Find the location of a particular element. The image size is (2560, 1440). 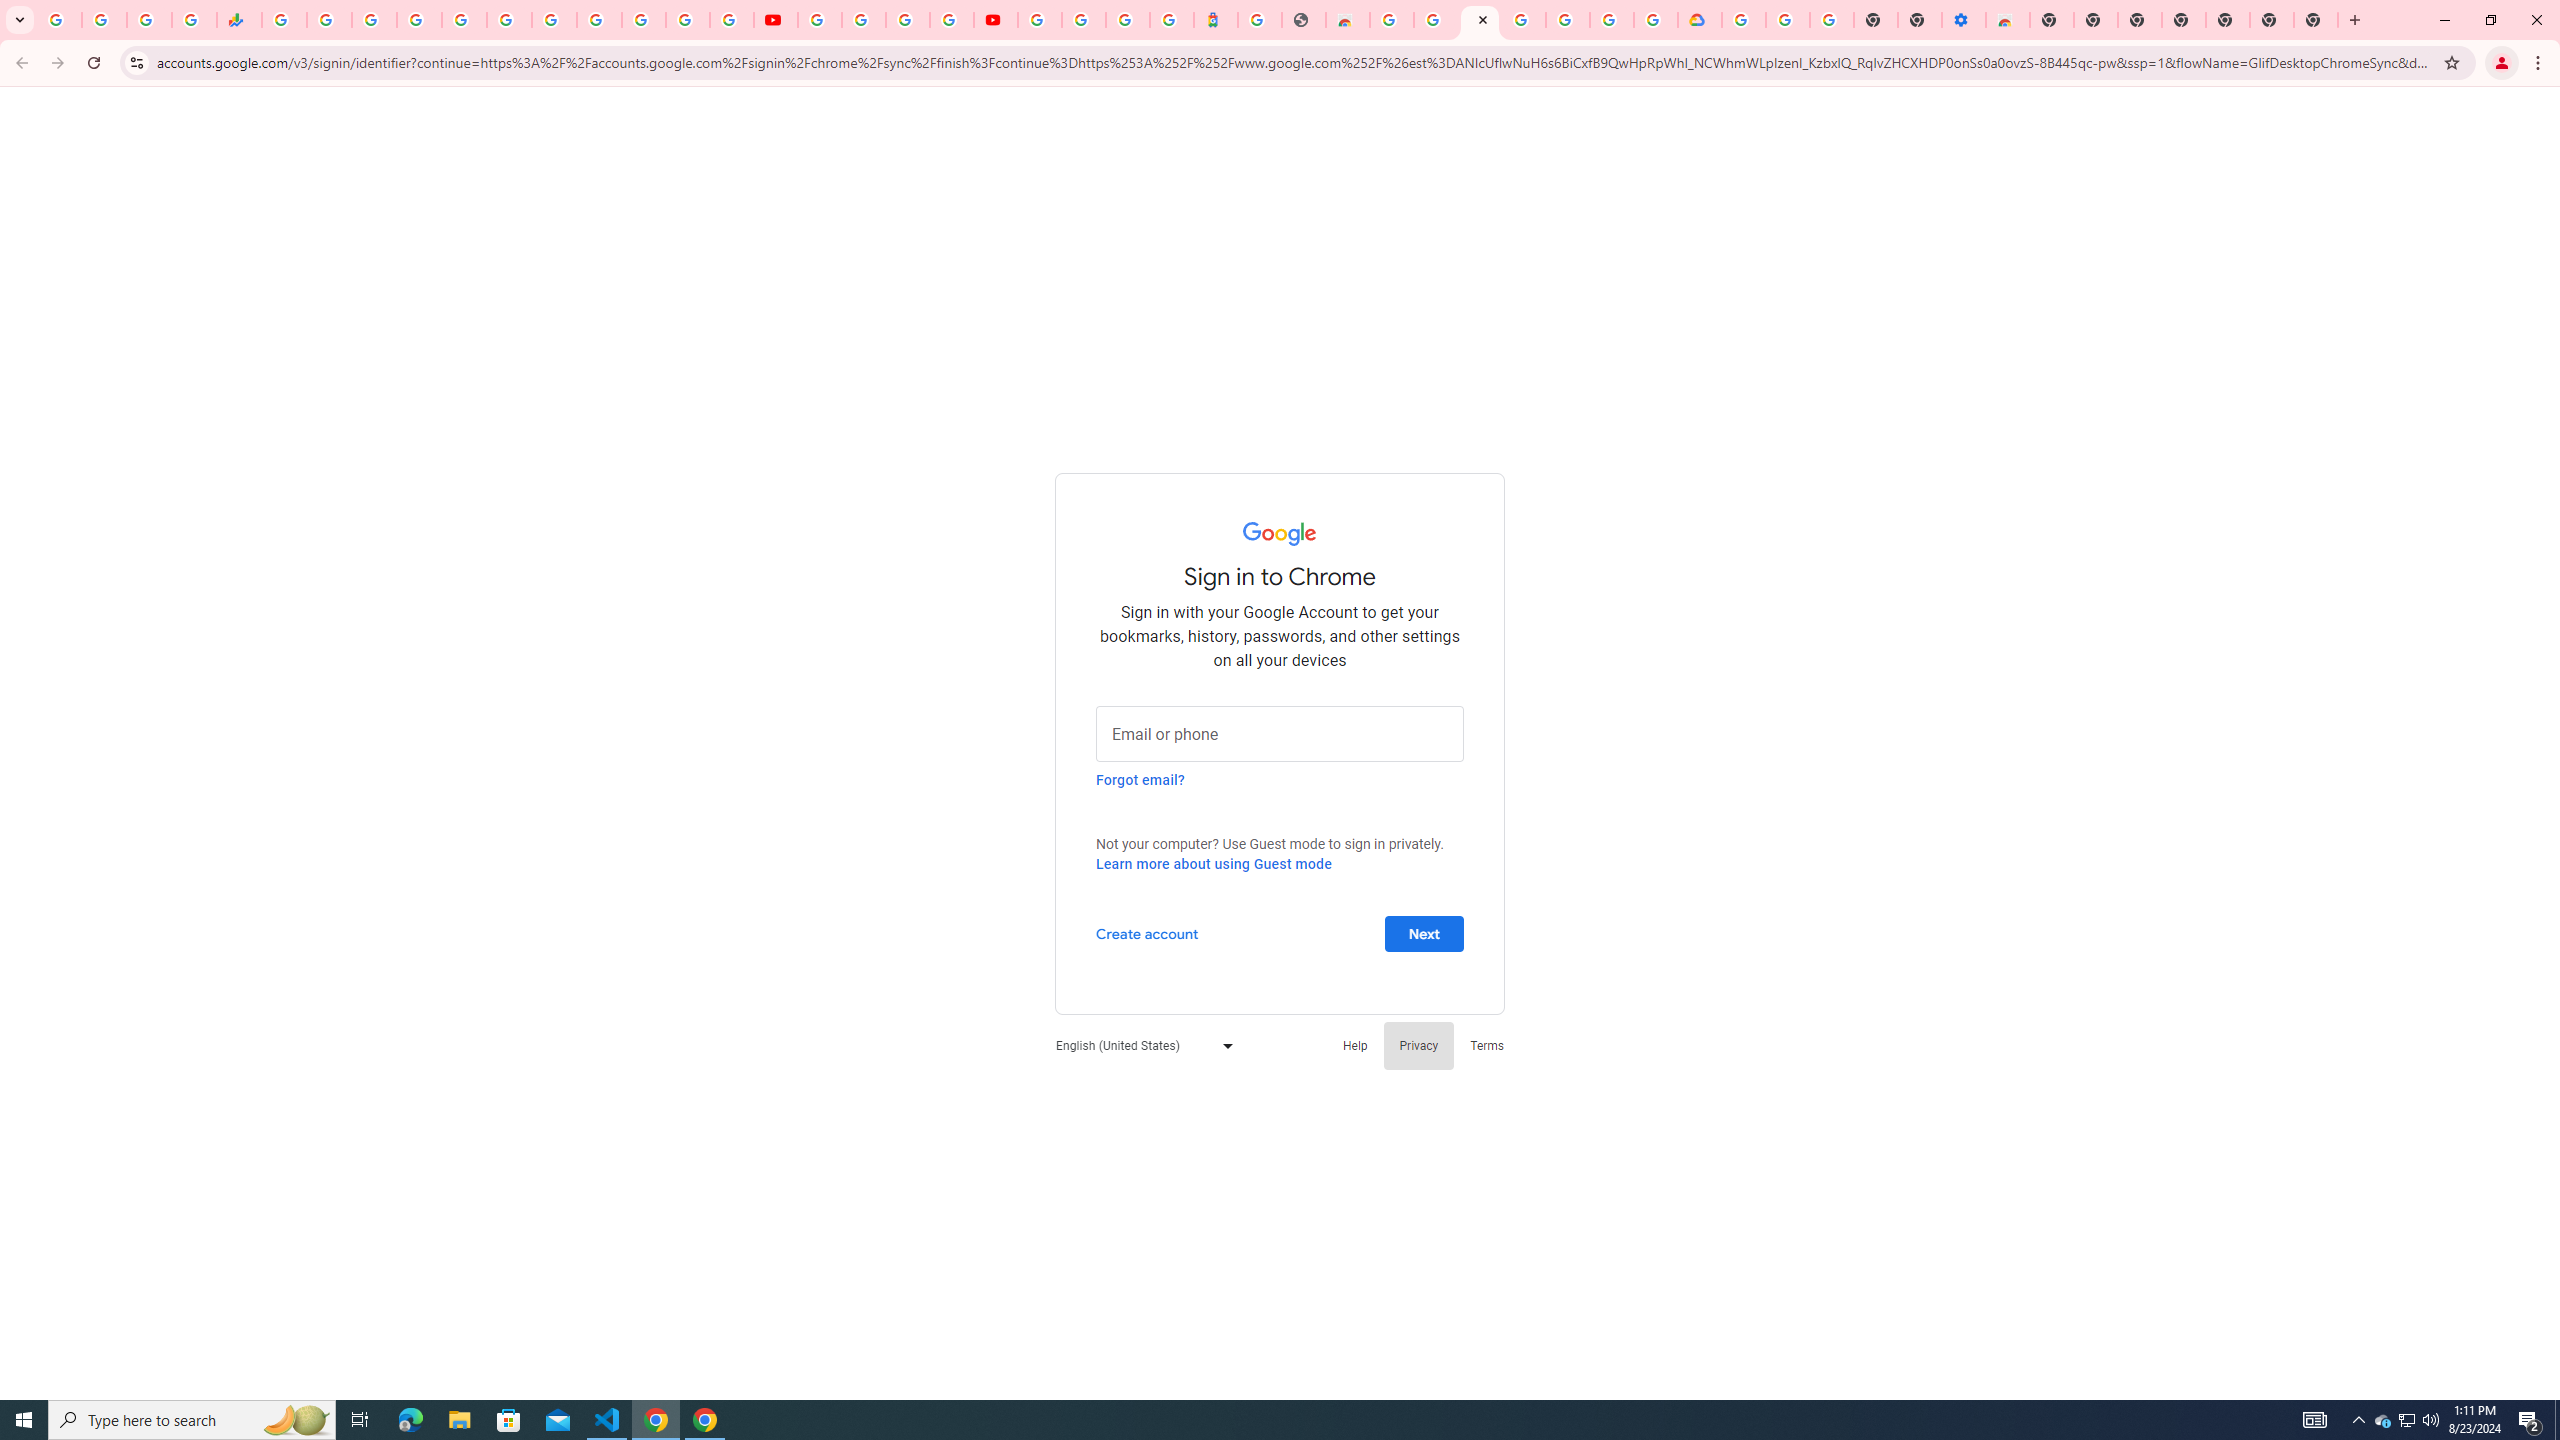

'YouTube' is located at coordinates (819, 19).